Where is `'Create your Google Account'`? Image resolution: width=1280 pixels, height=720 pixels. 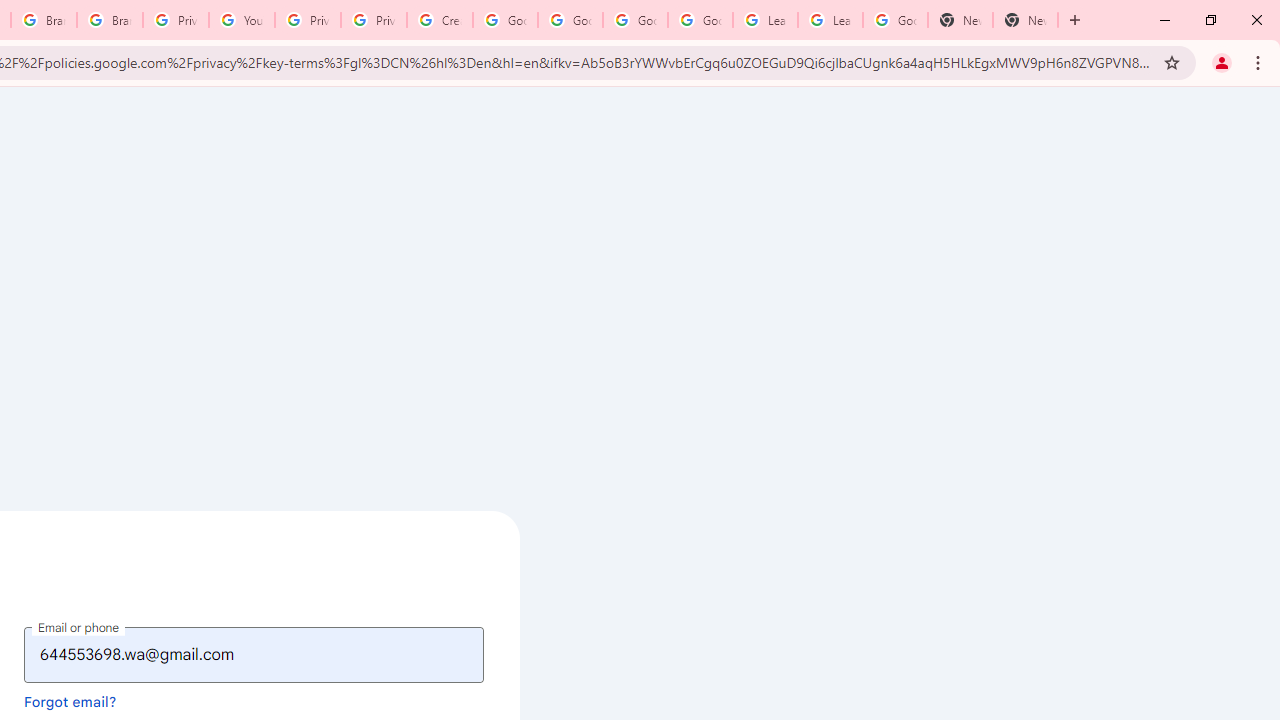 'Create your Google Account' is located at coordinates (439, 20).